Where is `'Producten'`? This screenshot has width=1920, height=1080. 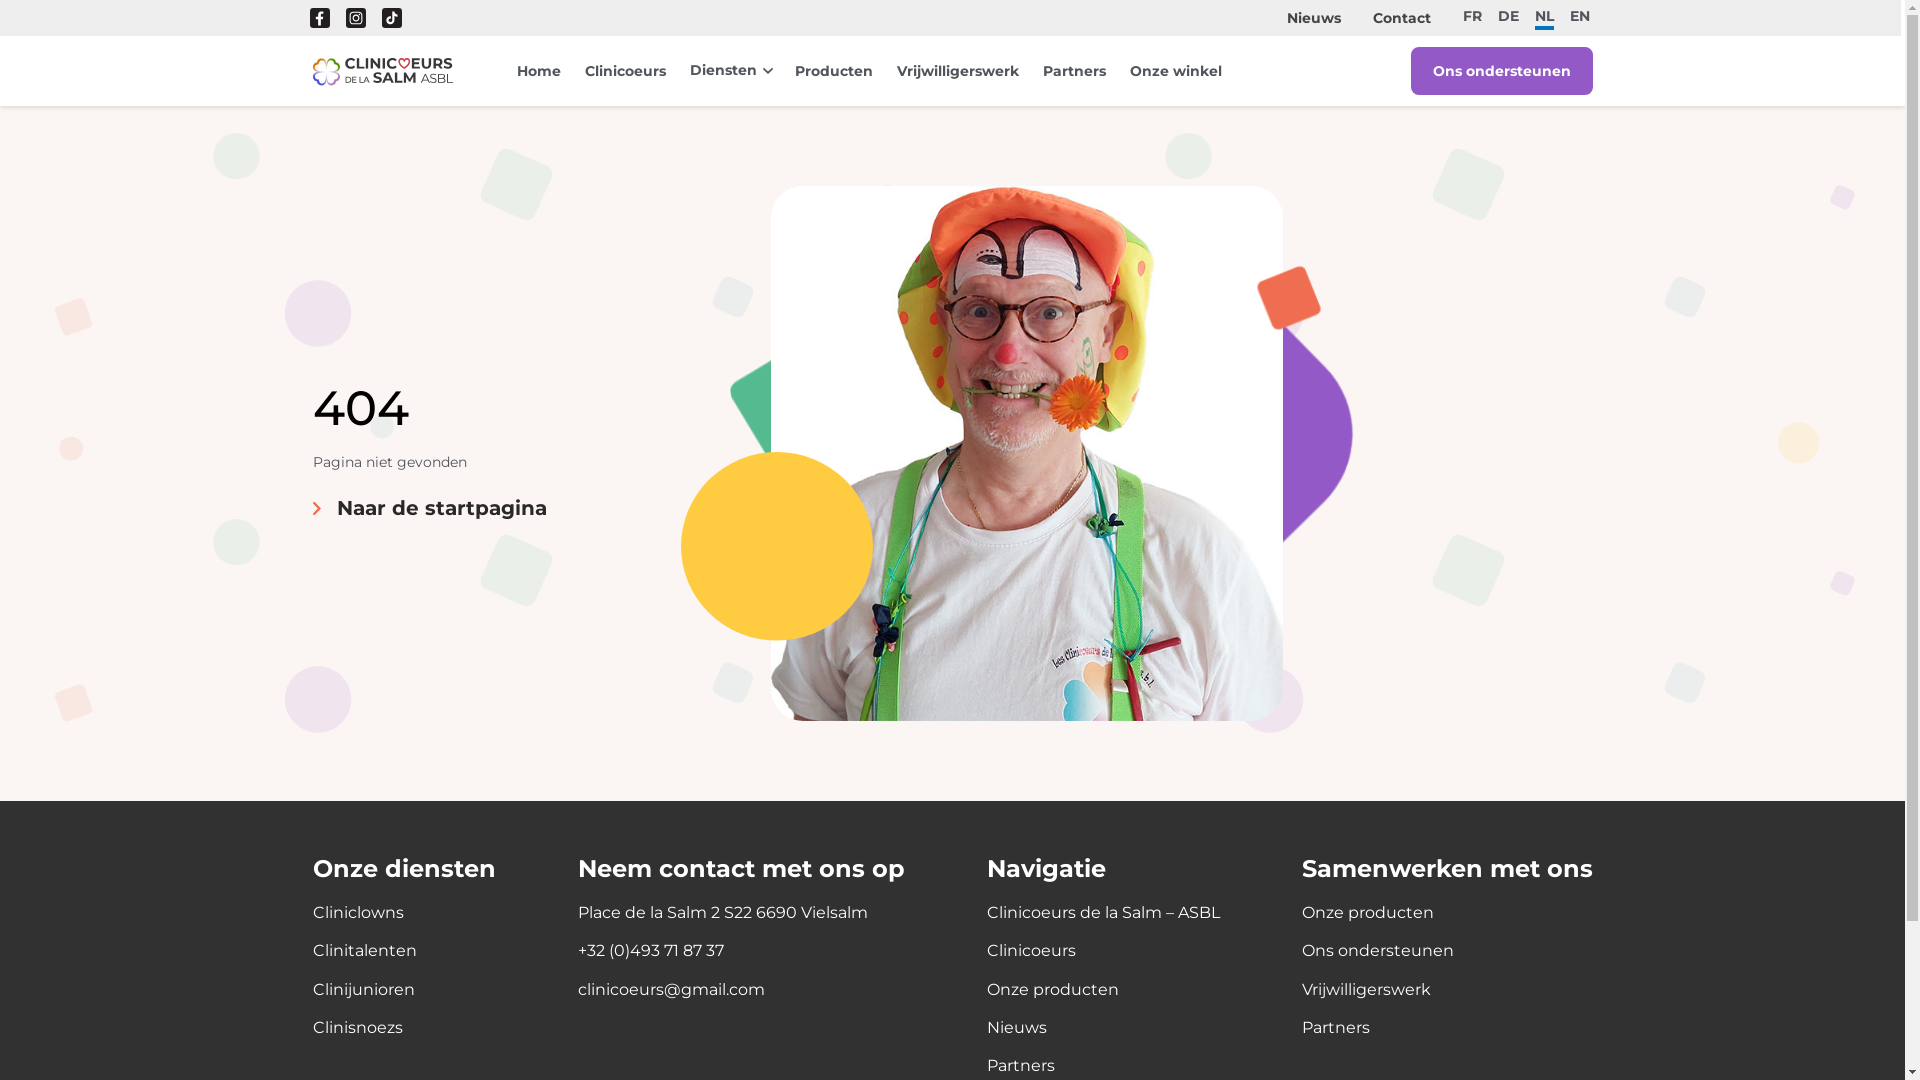
'Producten' is located at coordinates (833, 69).